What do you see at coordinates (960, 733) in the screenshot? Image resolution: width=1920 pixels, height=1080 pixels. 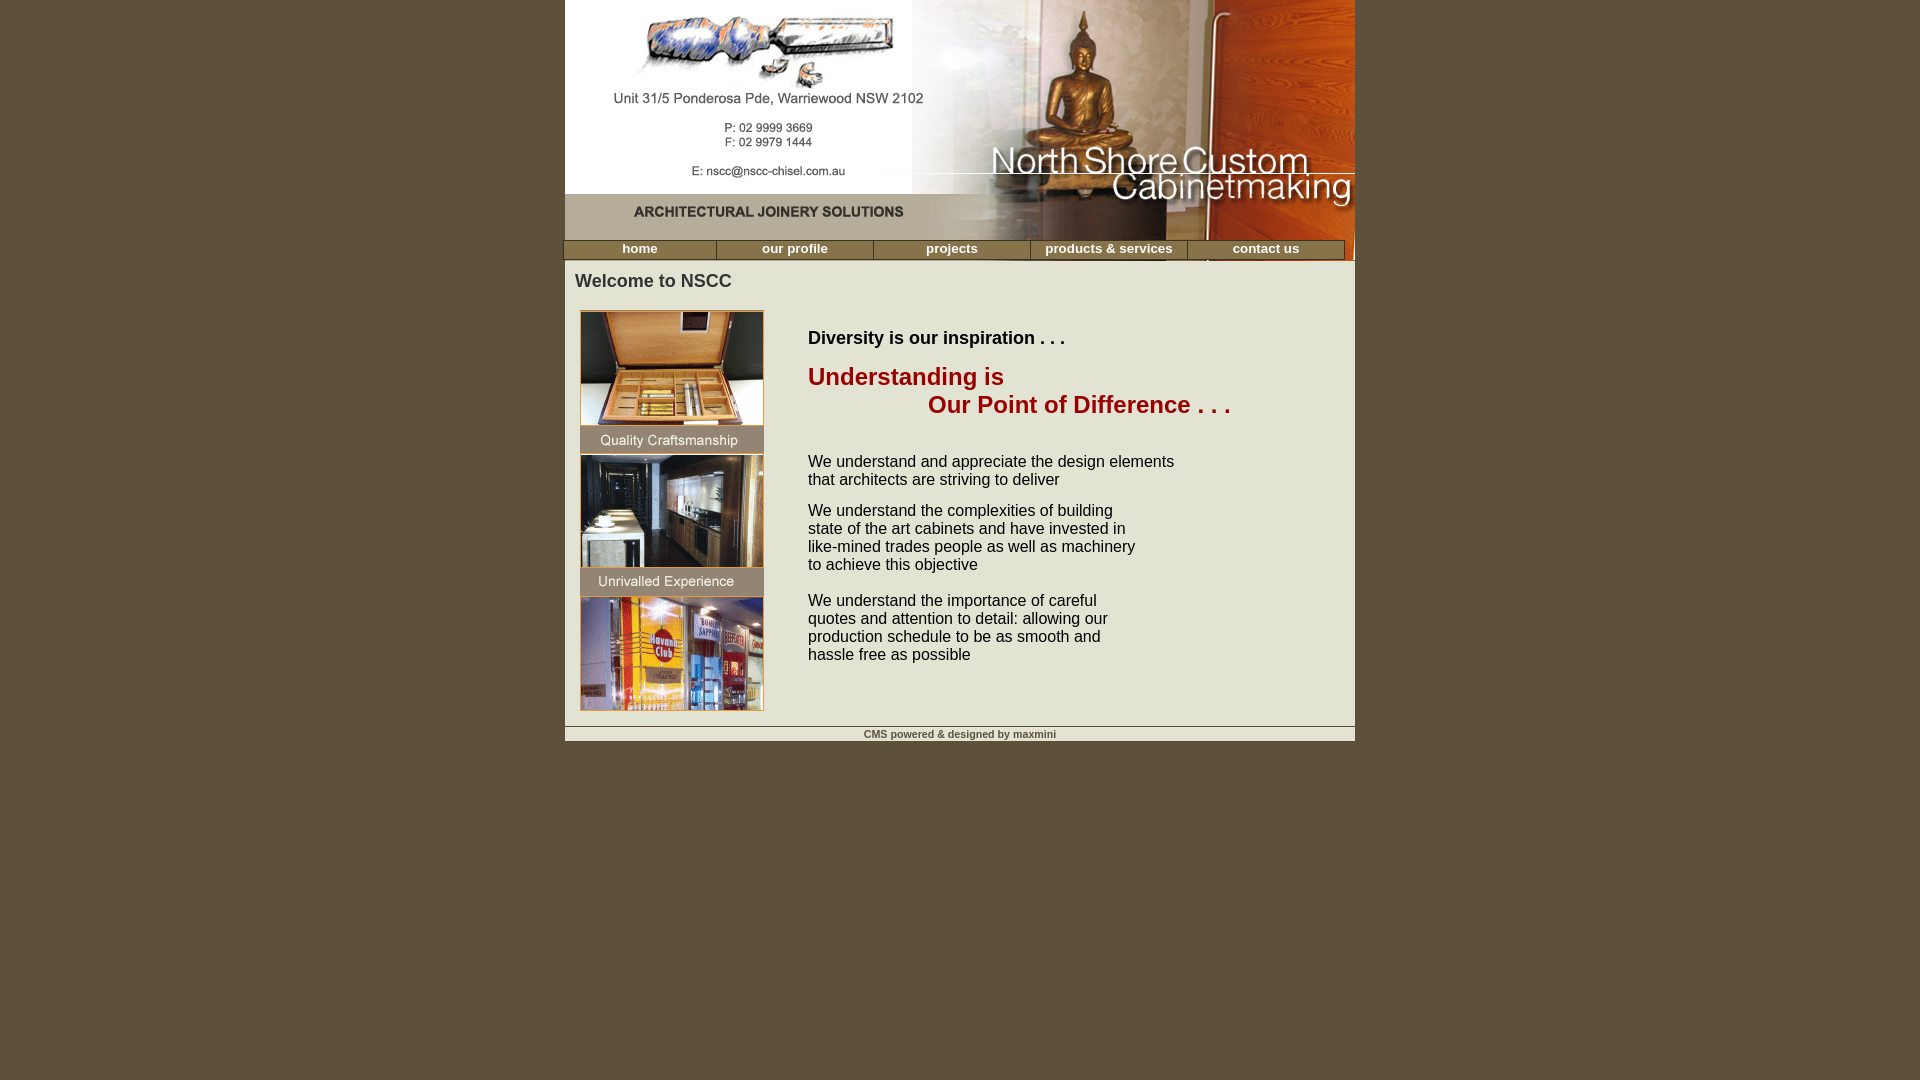 I see `'CMS powered & designed by maxmini'` at bounding box center [960, 733].